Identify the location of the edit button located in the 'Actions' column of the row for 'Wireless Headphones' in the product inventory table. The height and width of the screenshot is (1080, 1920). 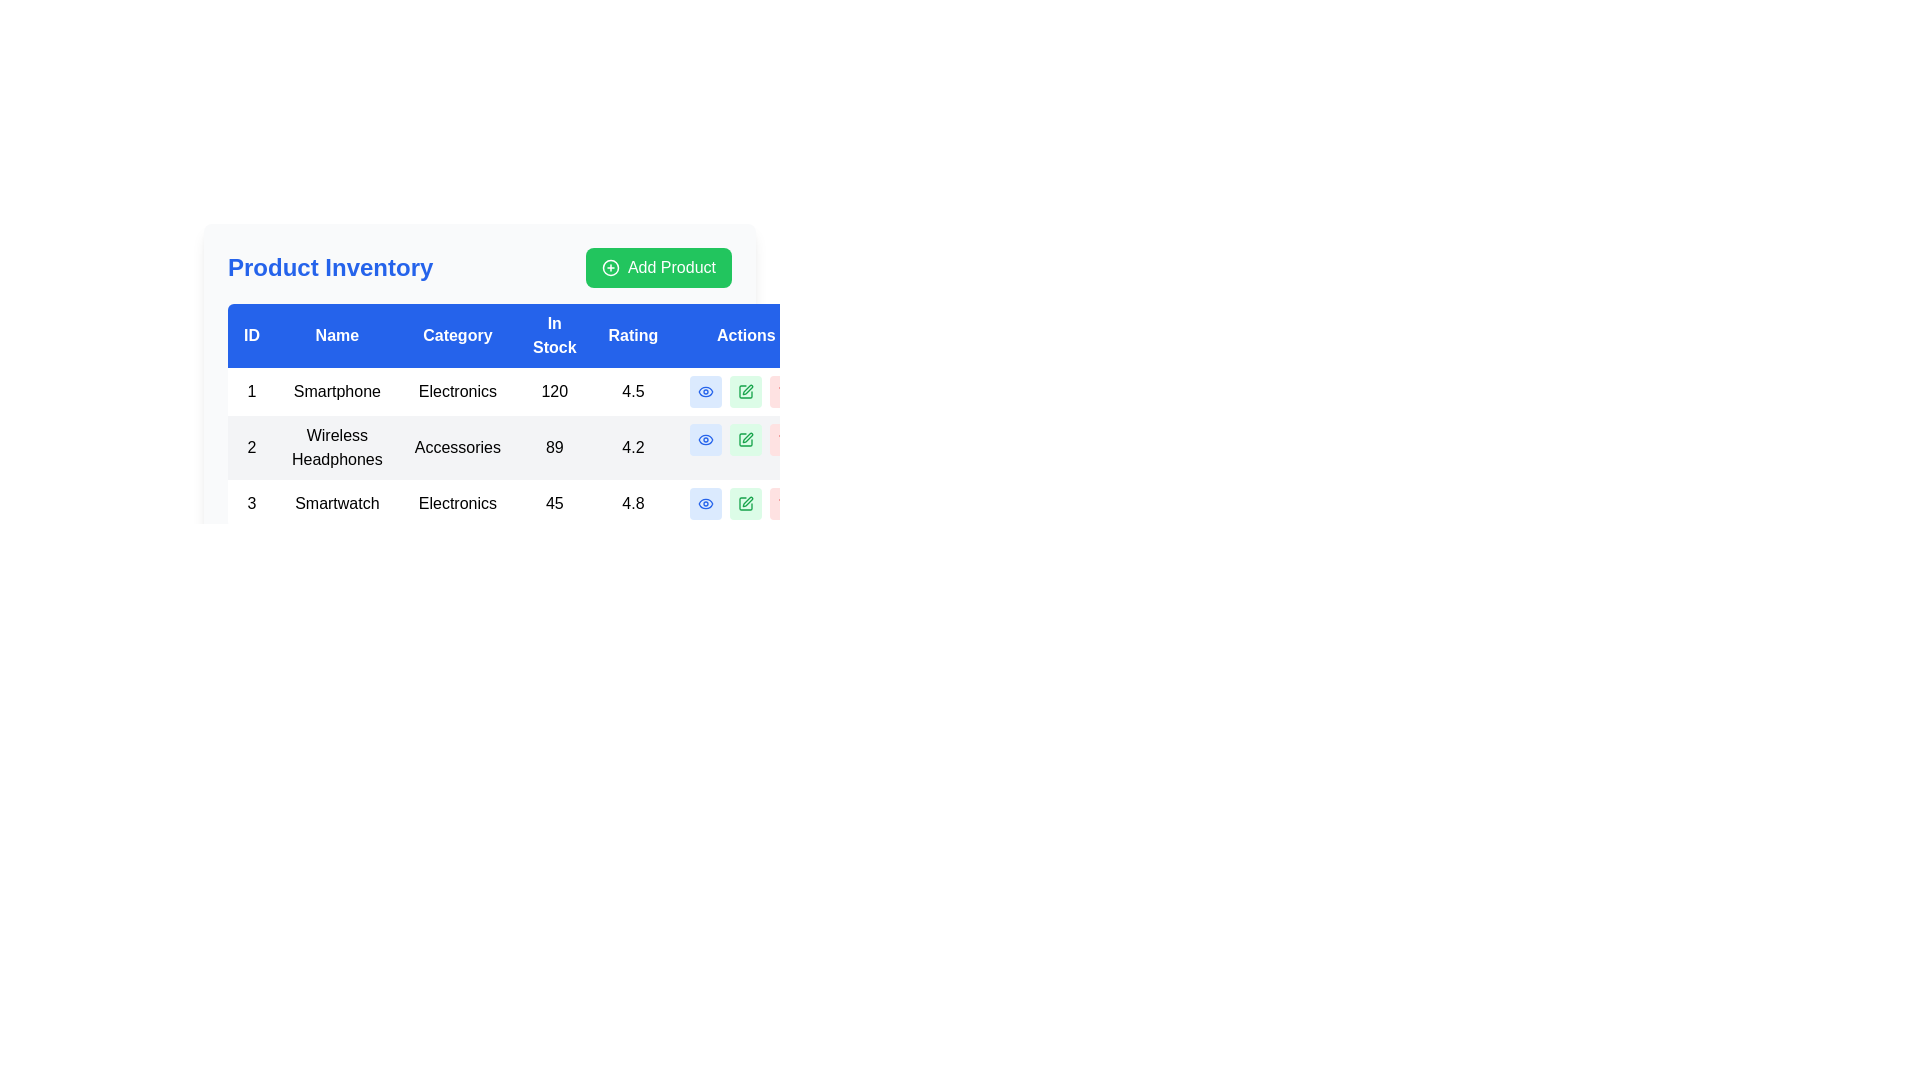
(745, 438).